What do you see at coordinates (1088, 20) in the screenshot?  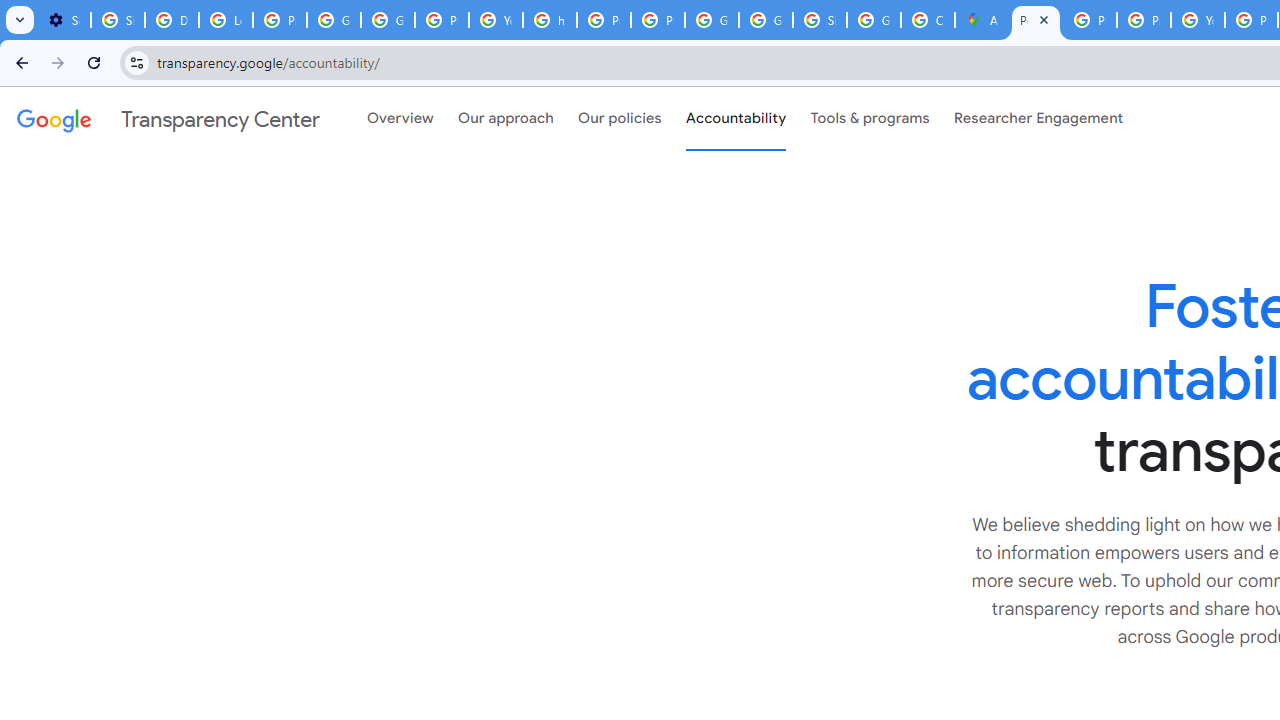 I see `'Privacy Help Center - Policies Help'` at bounding box center [1088, 20].